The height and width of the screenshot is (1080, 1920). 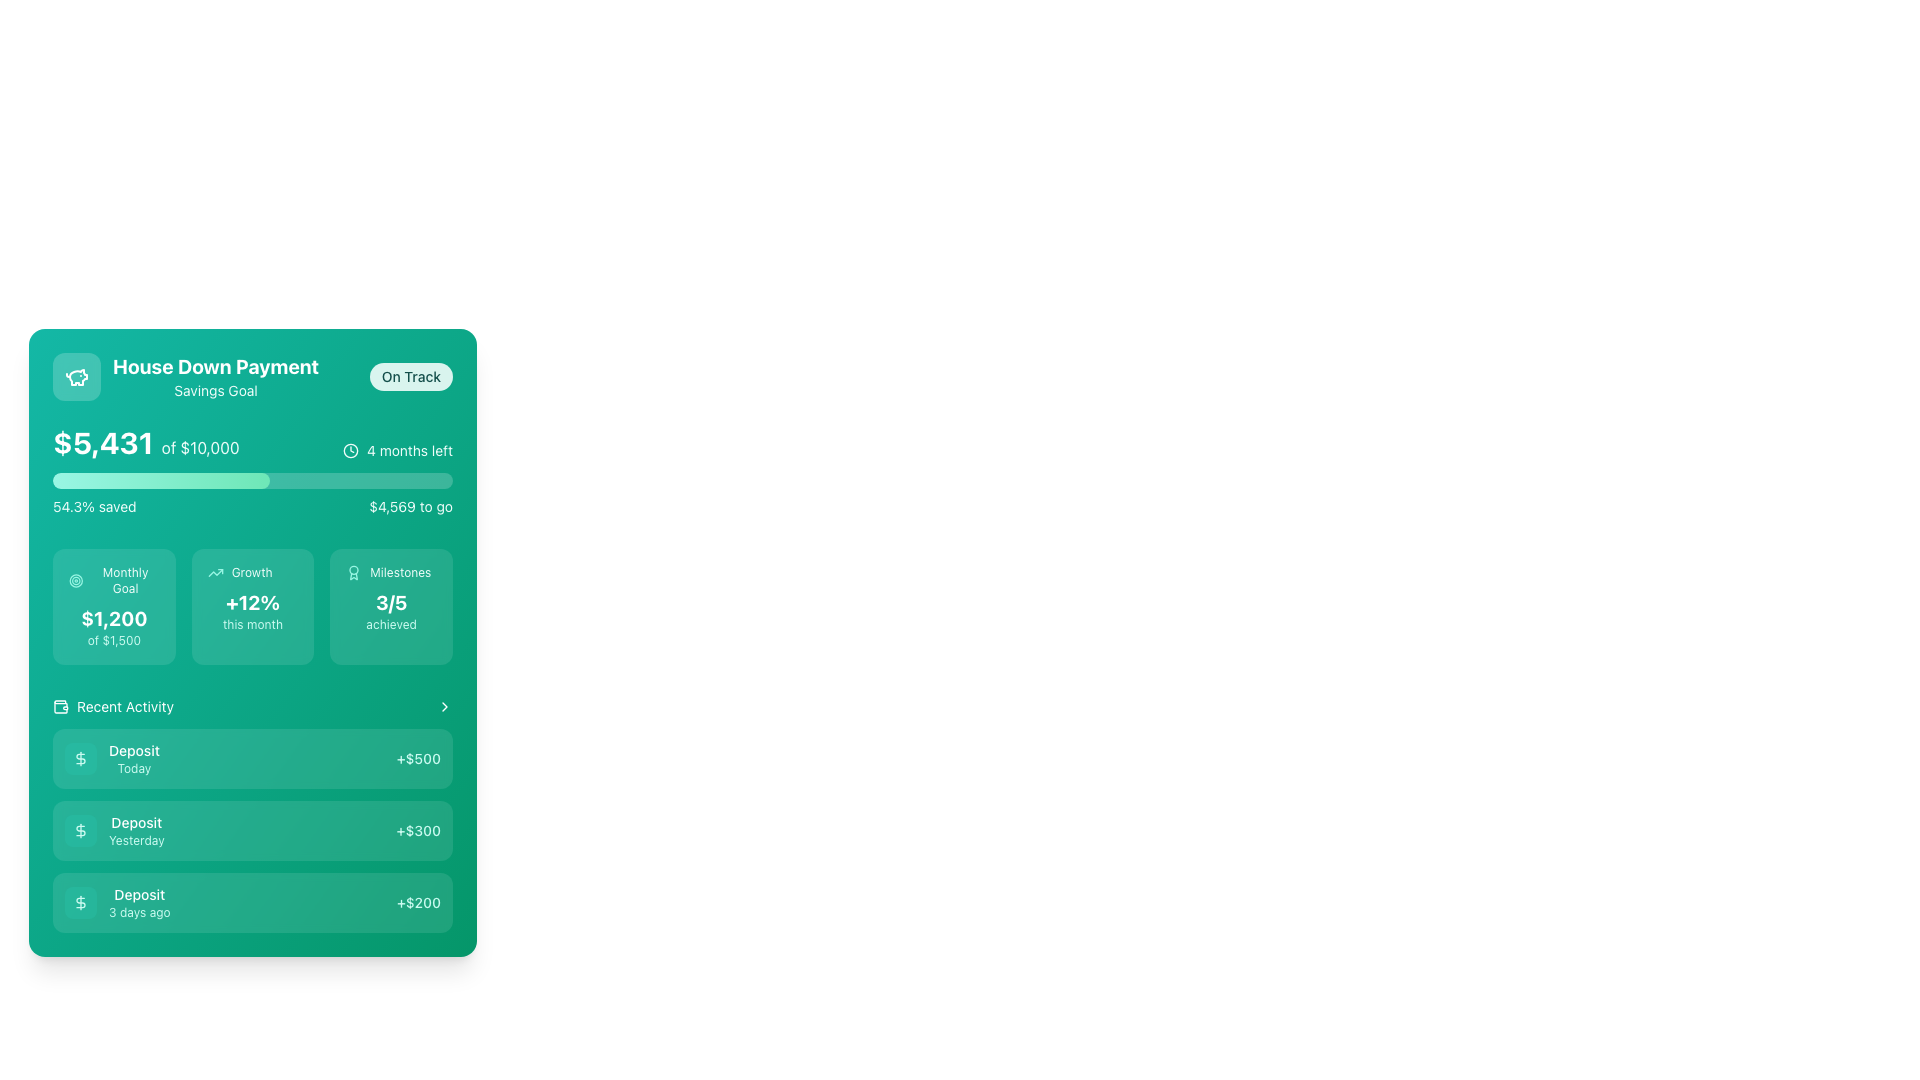 I want to click on the progress bar indicating financial savings, located below the title 'House Down Payment' in the main card-like section, so click(x=252, y=470).